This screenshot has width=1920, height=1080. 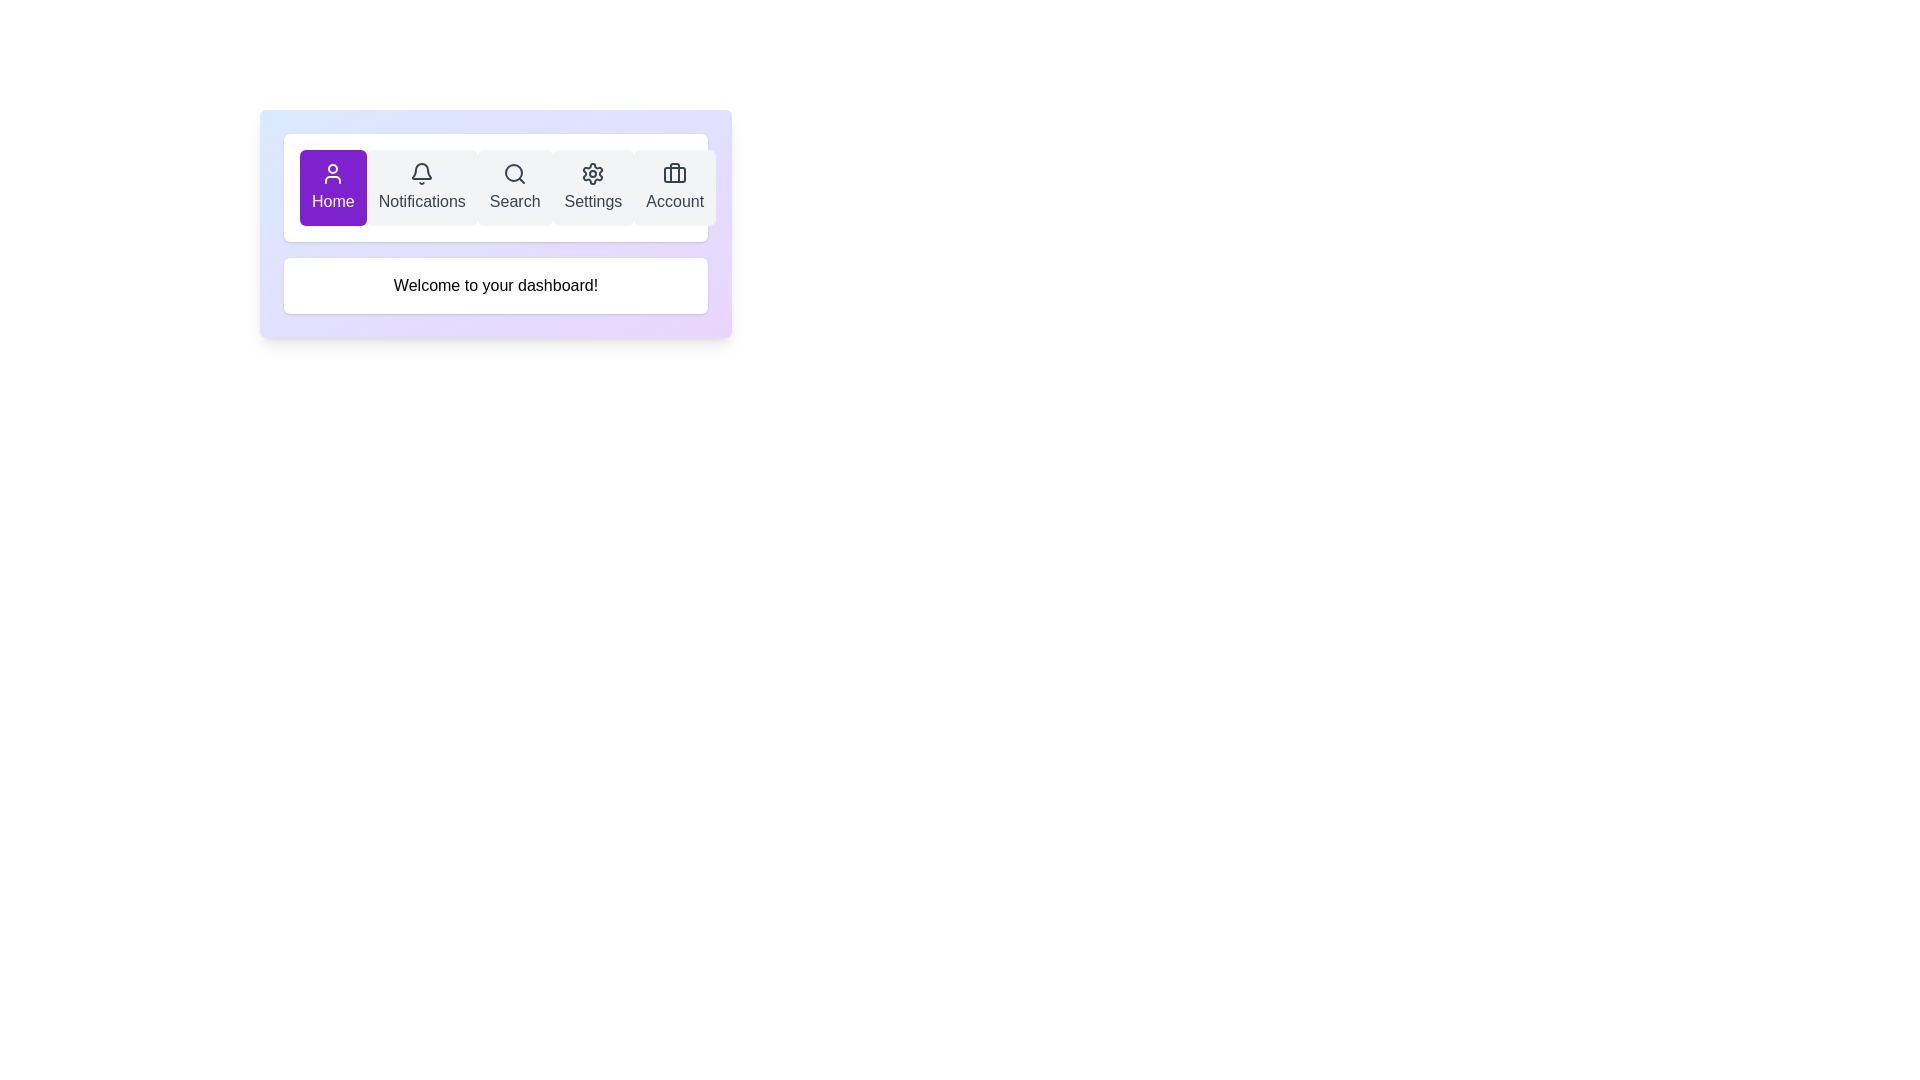 What do you see at coordinates (515, 201) in the screenshot?
I see `the search label in the navigation toolbar, which is the third element from the left, aligned with the magnifying glass icon` at bounding box center [515, 201].